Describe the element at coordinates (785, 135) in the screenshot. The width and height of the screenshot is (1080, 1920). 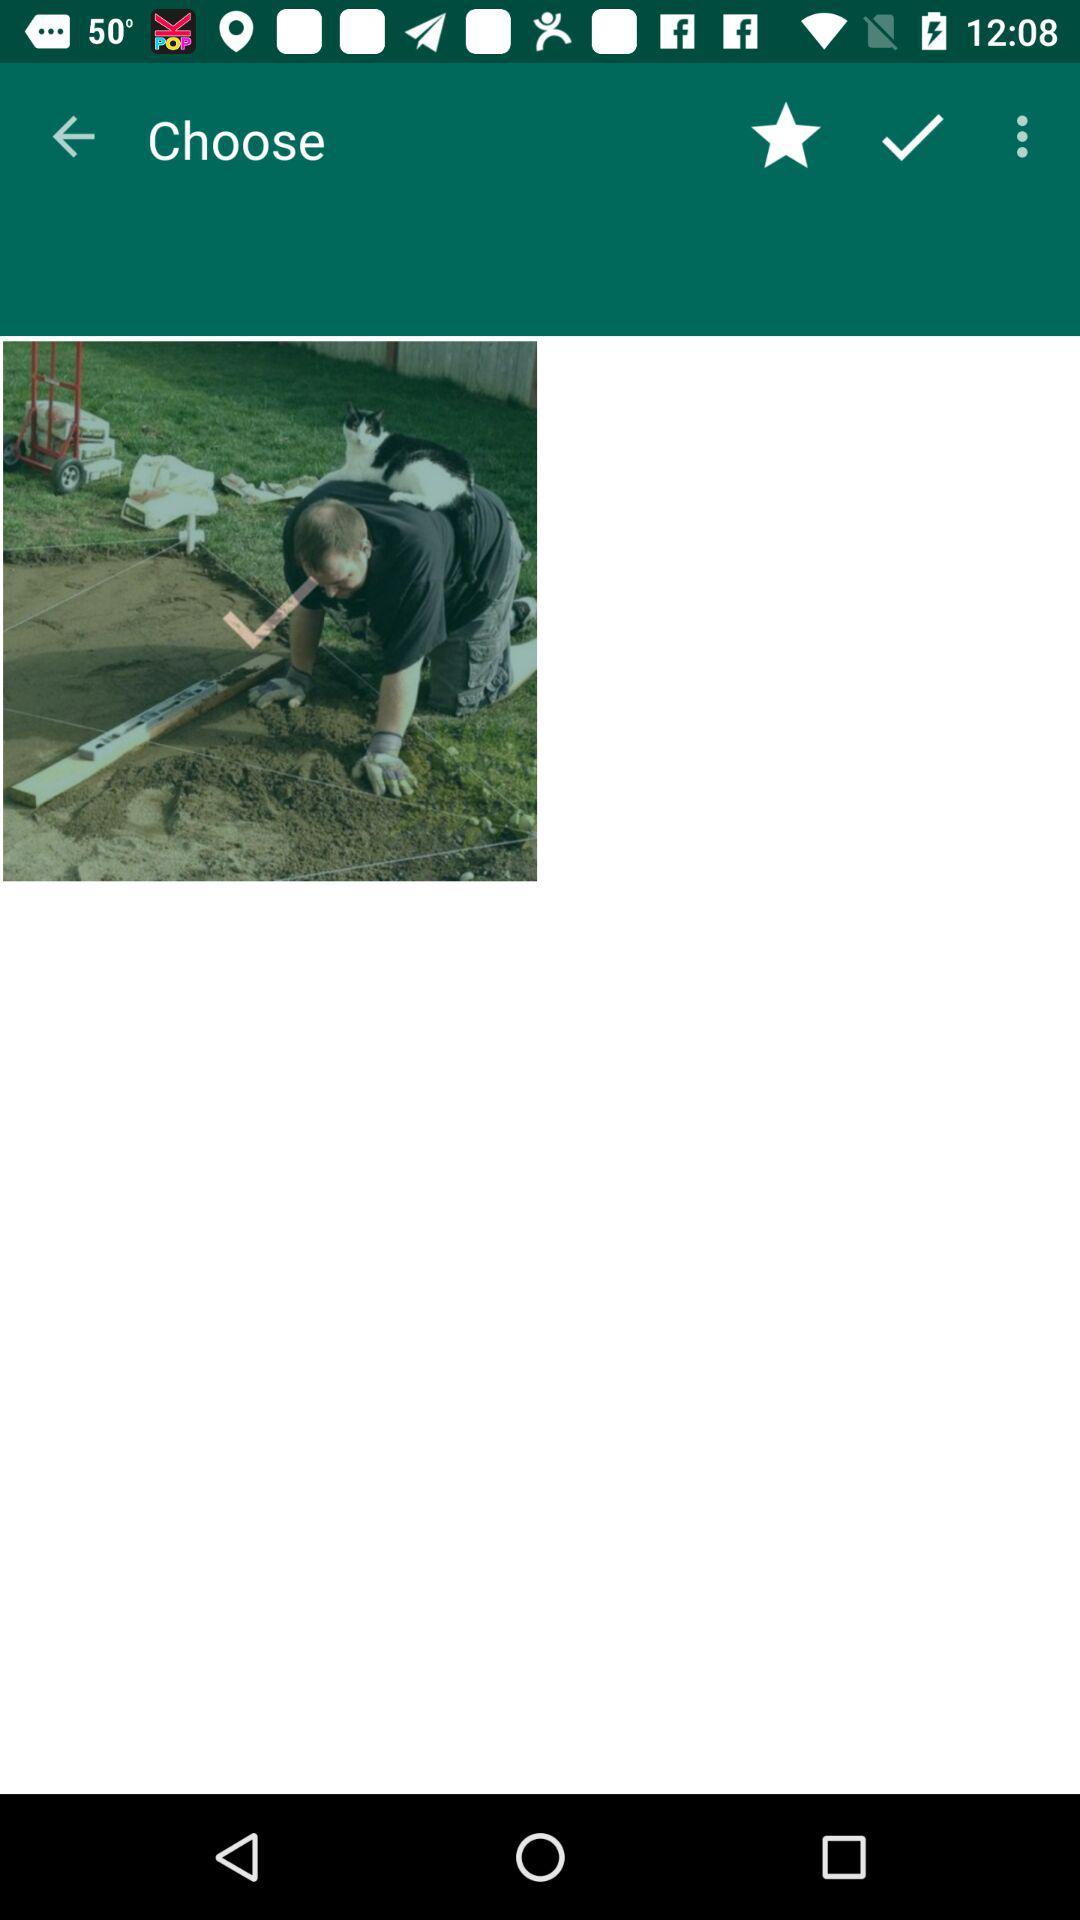
I see `the icon to the right of choose` at that location.